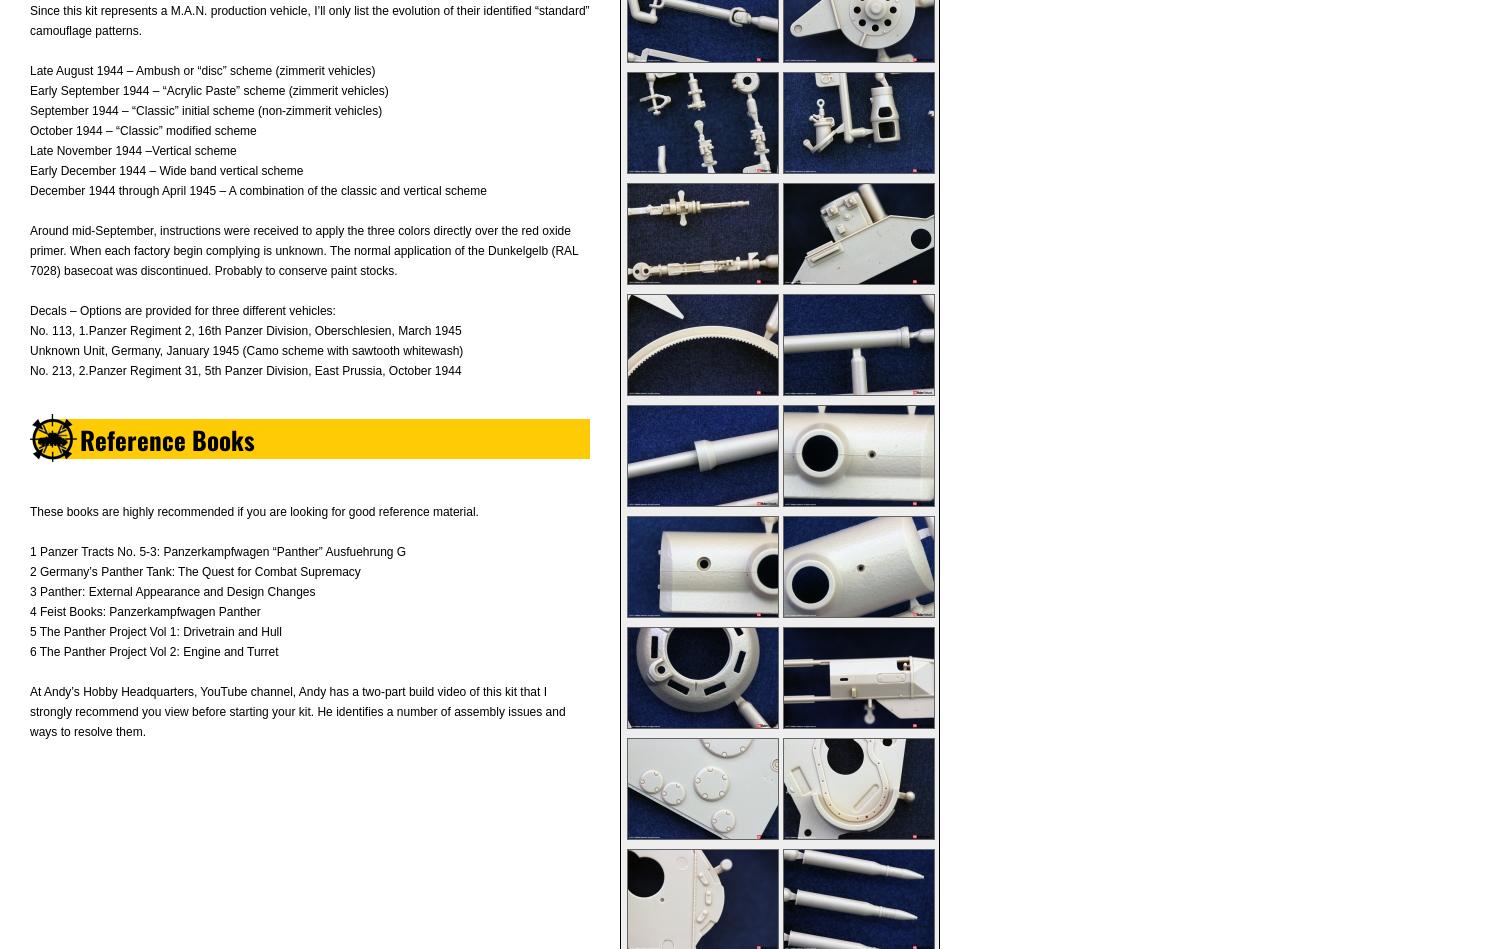  I want to click on 'Since this kit represents a M.A.N. production vehicle, I’ll only list the evolution of their identified “standard” camouflage patterns.', so click(309, 20).